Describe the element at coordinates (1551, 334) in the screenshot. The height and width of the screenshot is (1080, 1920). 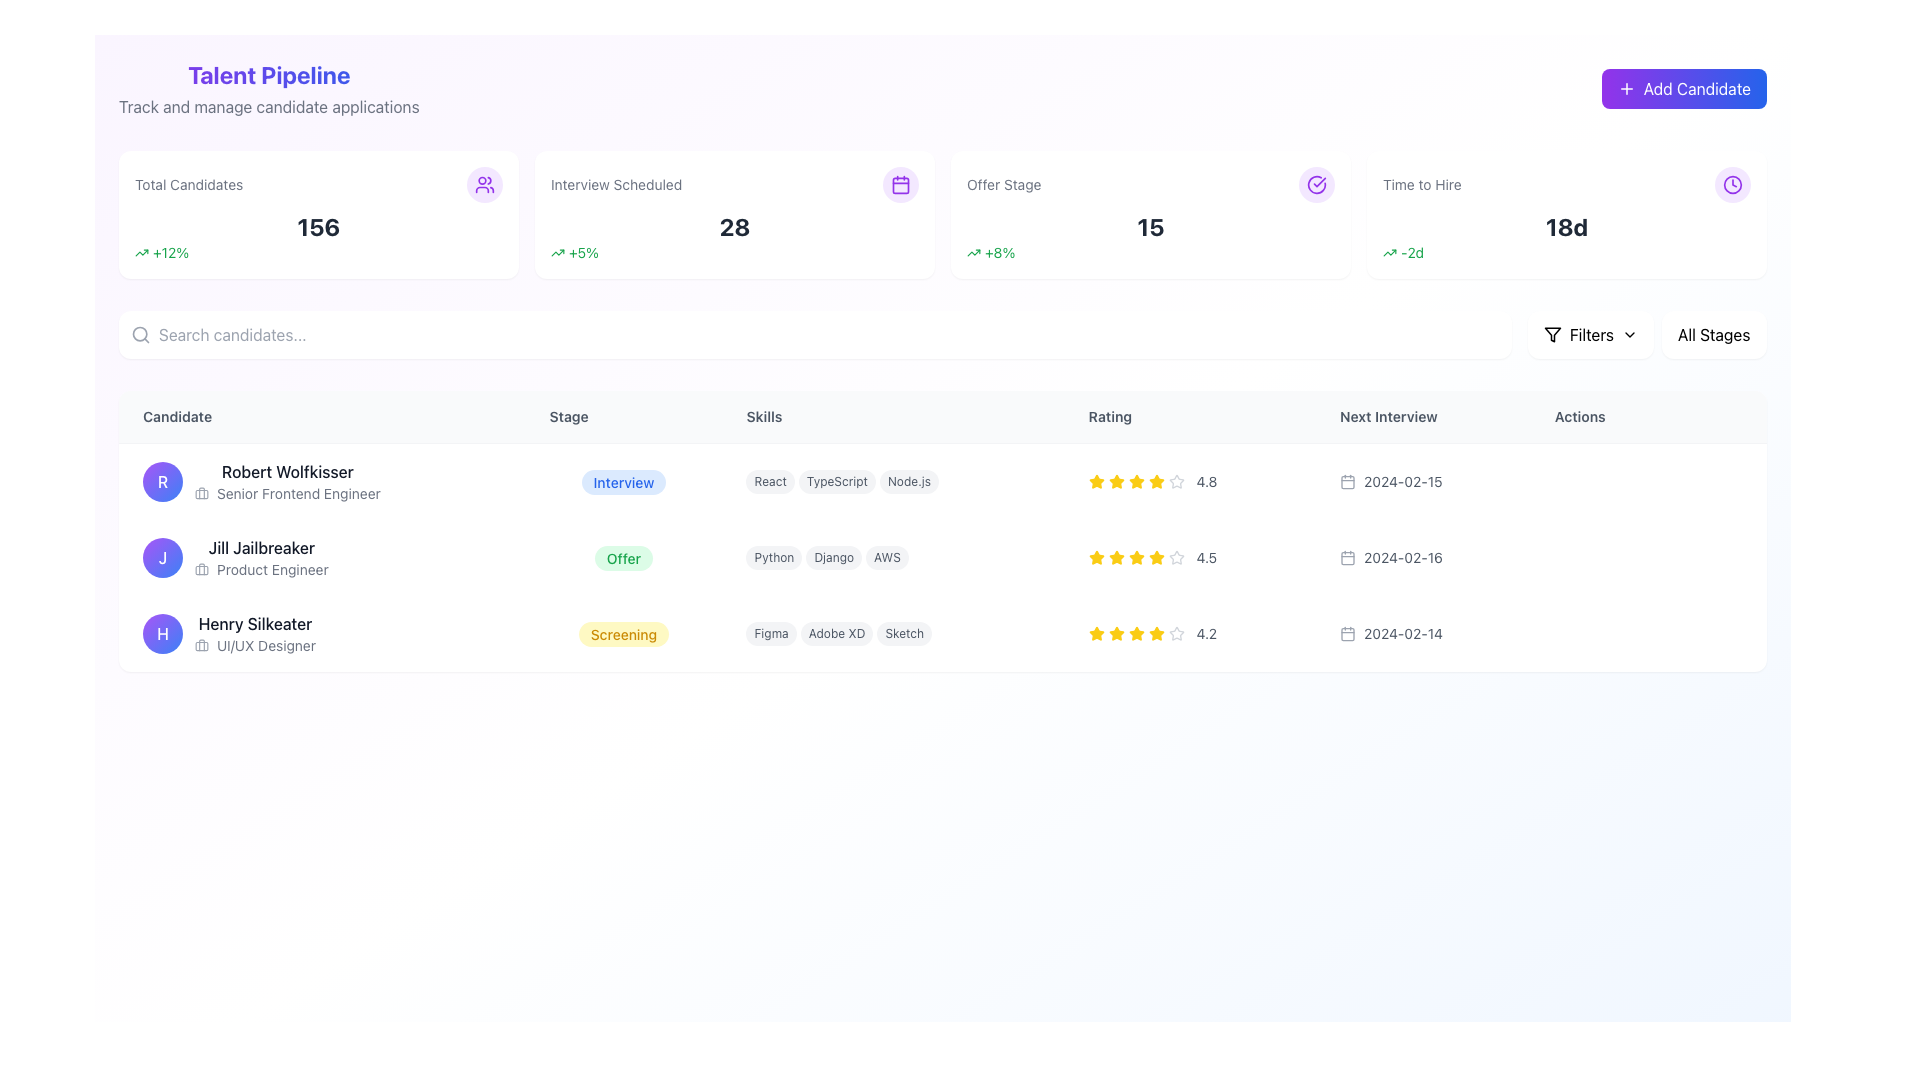
I see `the small filter icon styled as a funnel located inside the rounded button group labeled 'Filters'` at that location.